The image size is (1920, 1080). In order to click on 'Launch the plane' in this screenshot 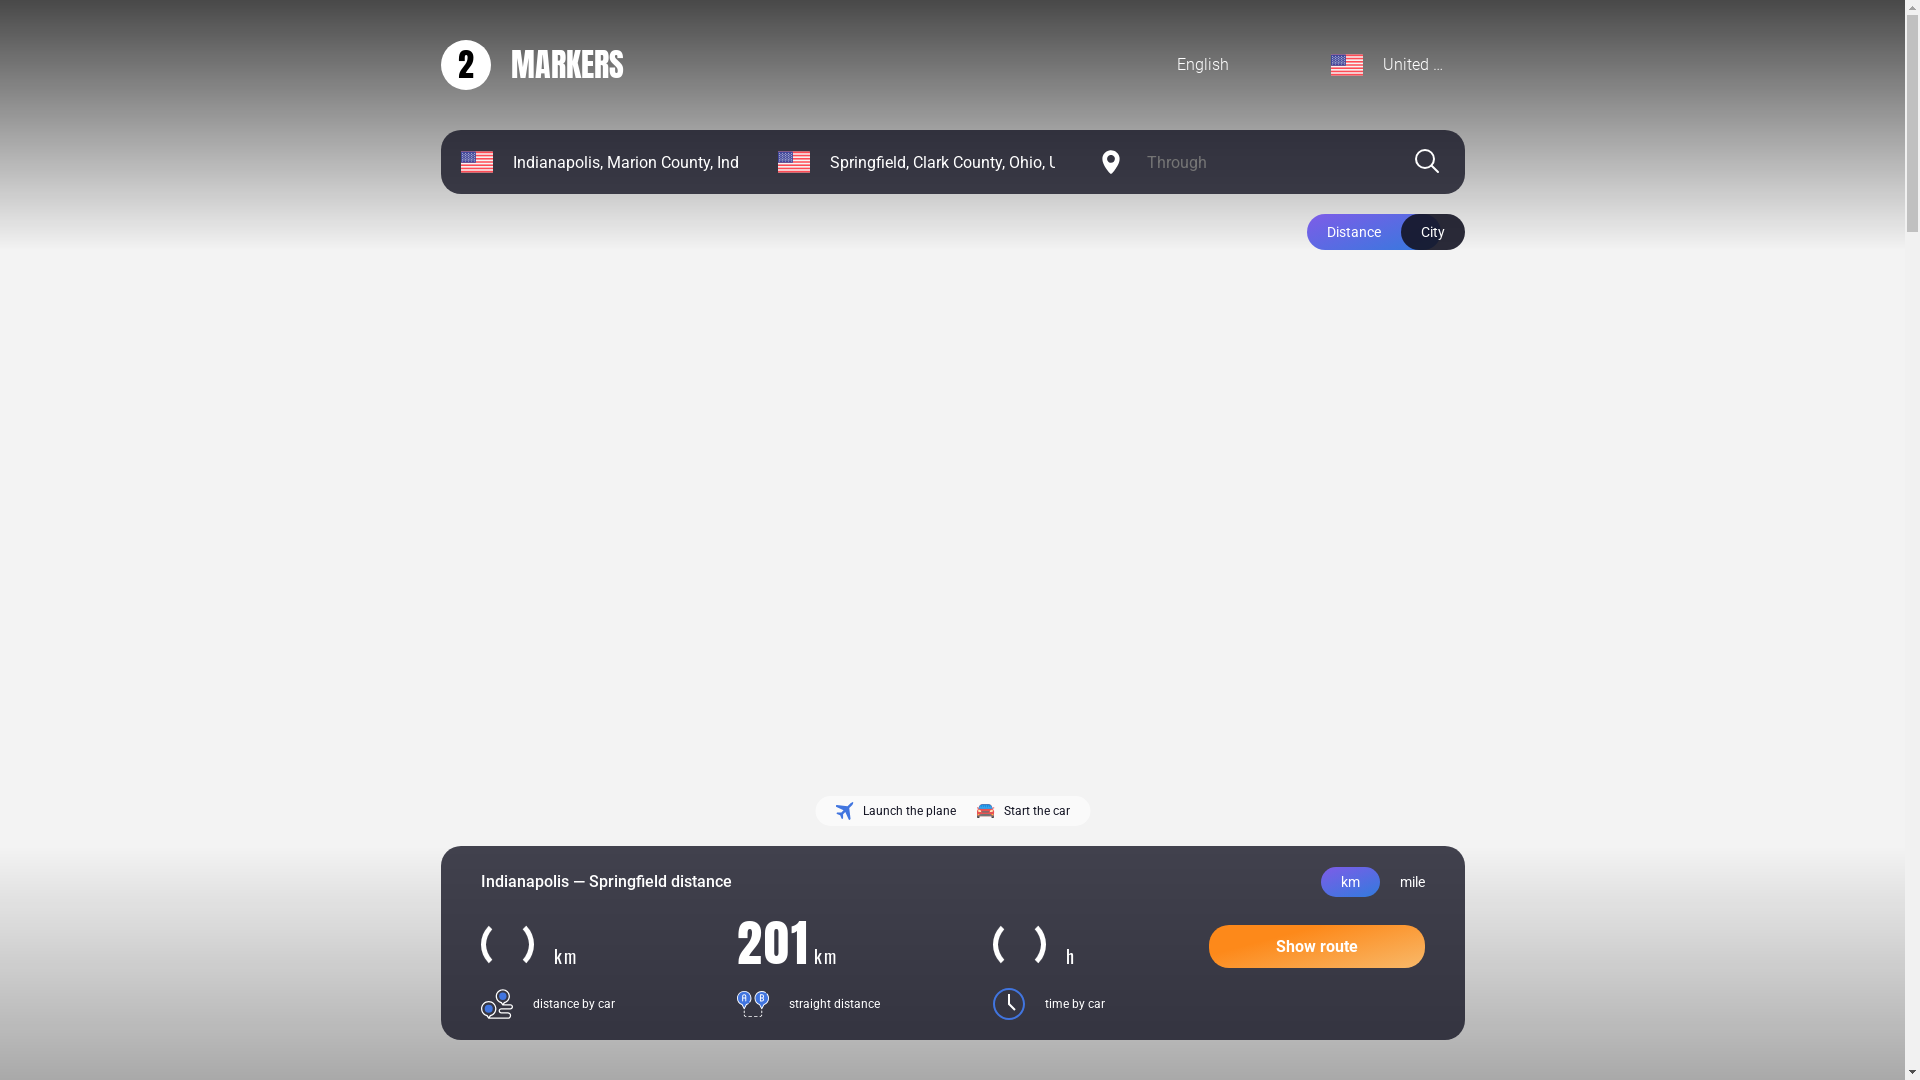, I will do `click(894, 810)`.